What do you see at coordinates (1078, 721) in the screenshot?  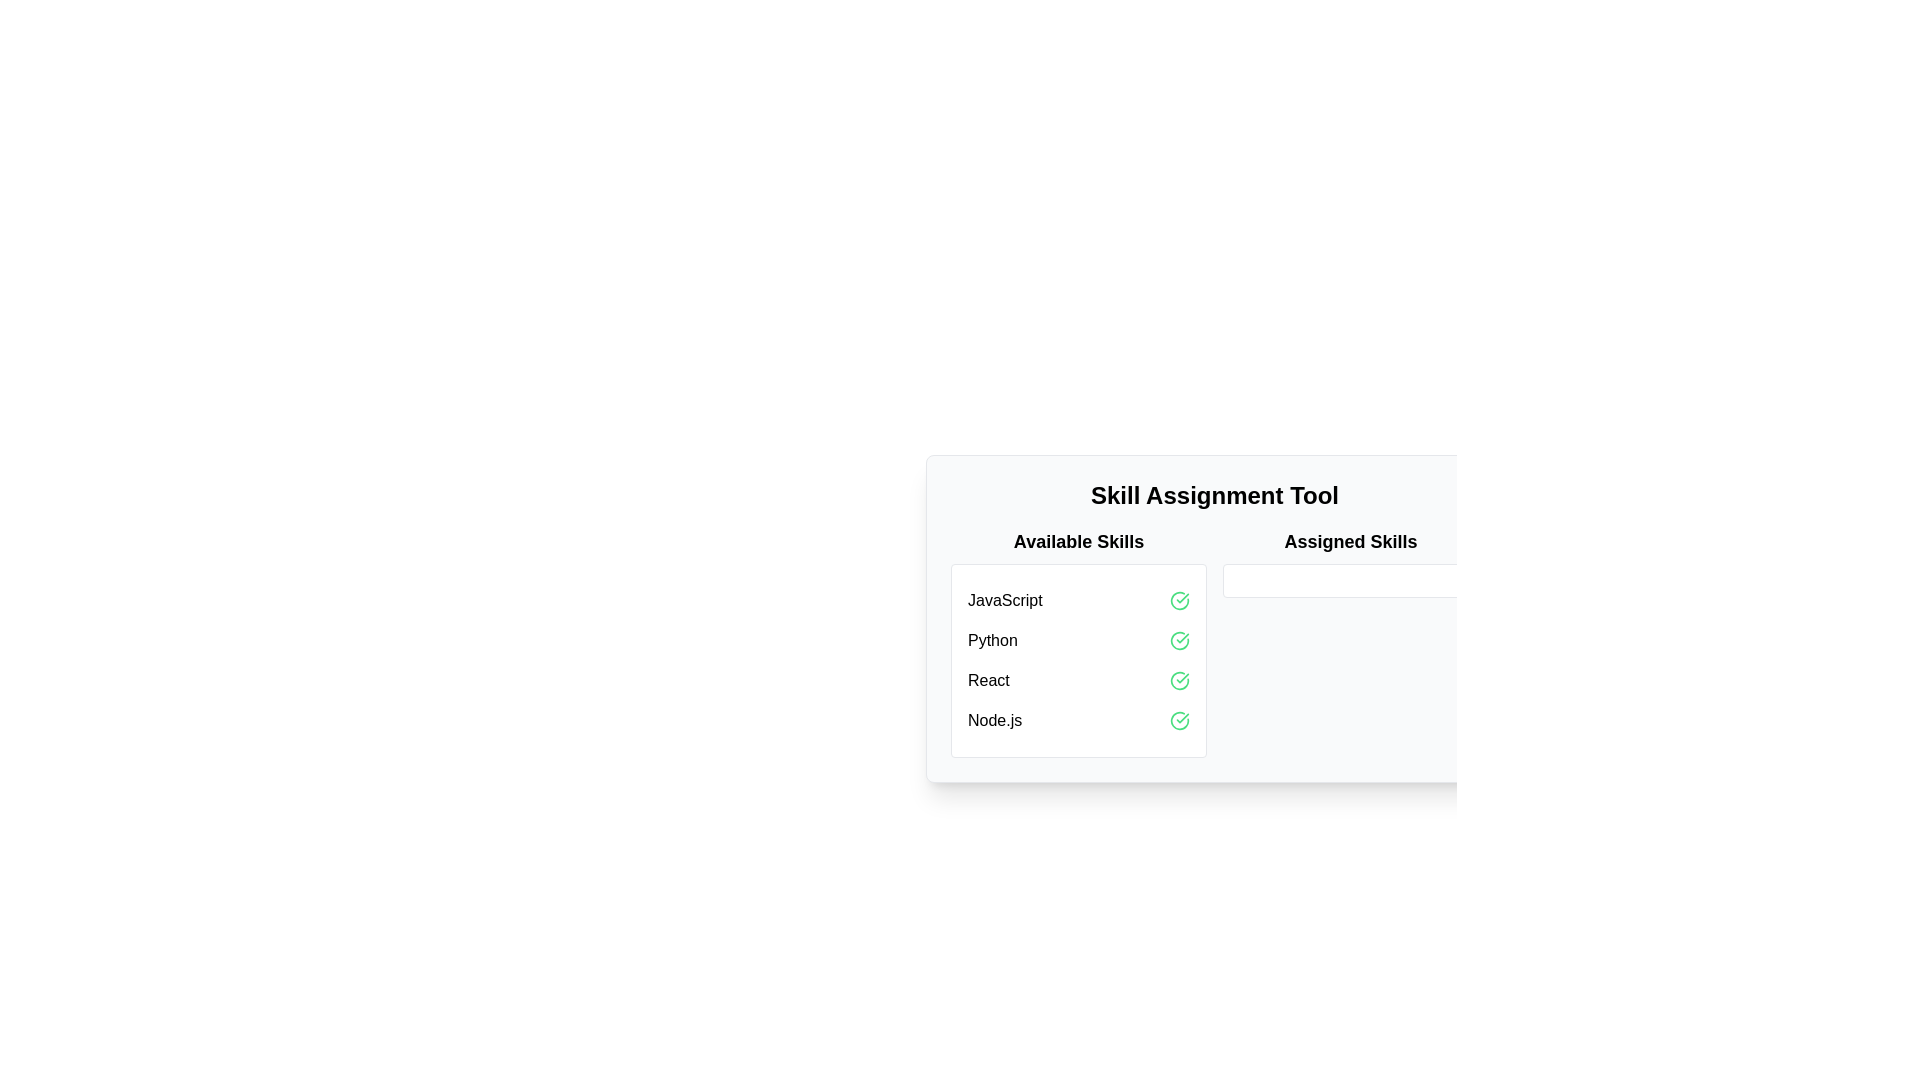 I see `the fourth selectable skill item in the 'Available Skills' list, which follows 'JavaScript', 'Python', and 'React'` at bounding box center [1078, 721].